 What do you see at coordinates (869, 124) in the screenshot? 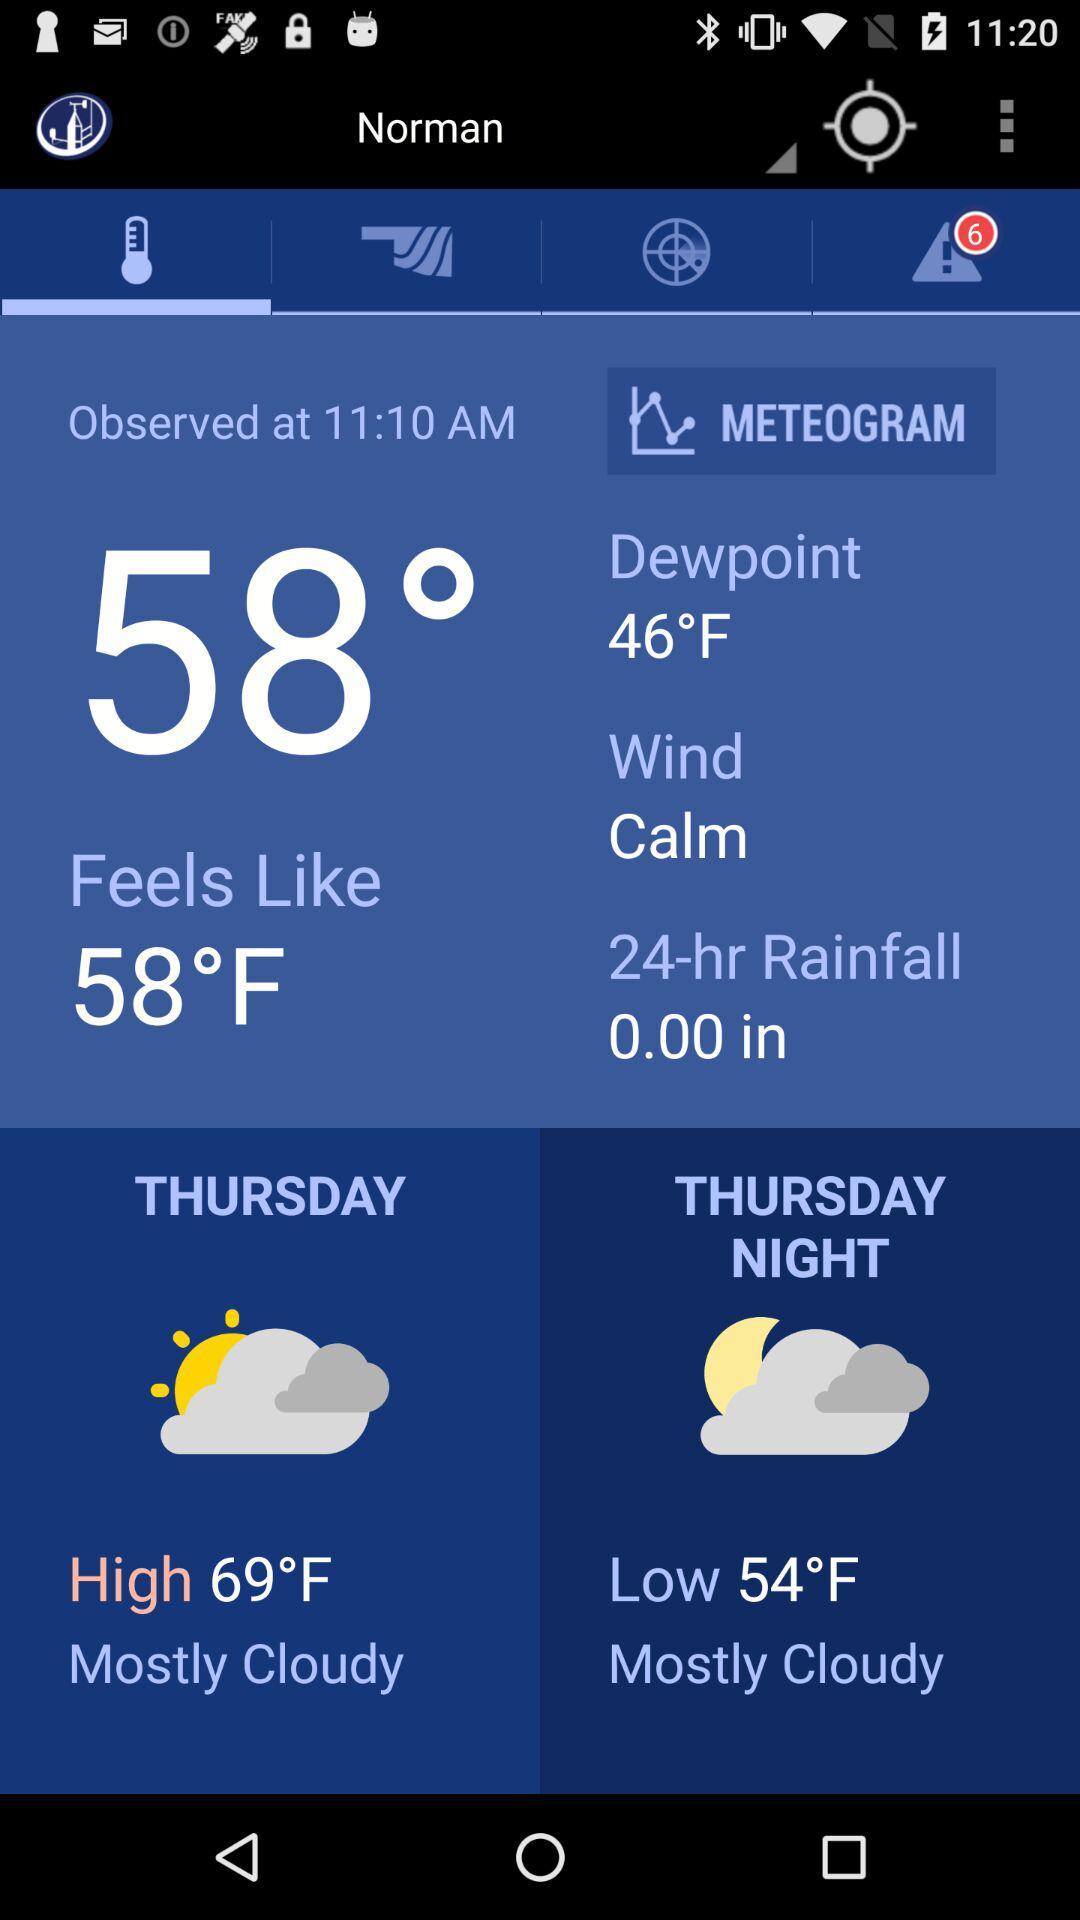
I see `the map` at bounding box center [869, 124].